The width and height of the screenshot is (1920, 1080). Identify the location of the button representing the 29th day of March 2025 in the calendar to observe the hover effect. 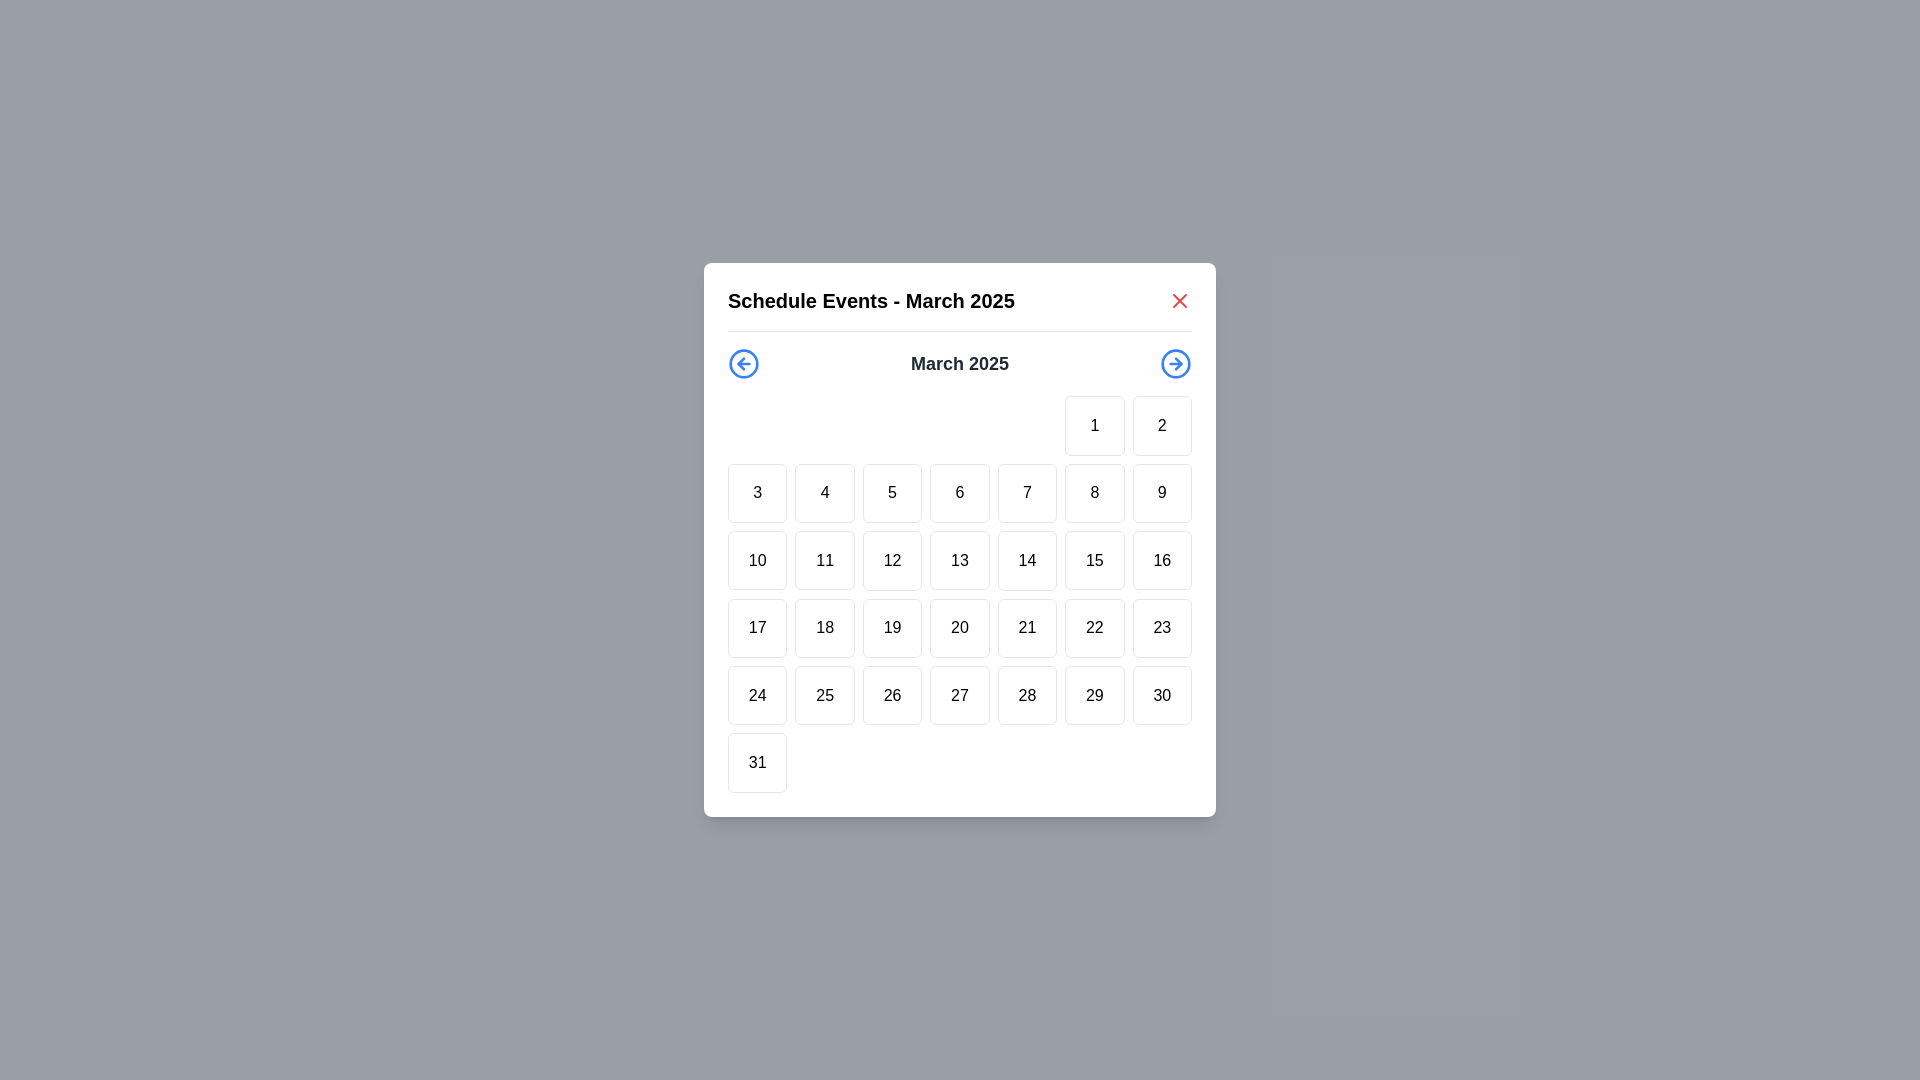
(1093, 694).